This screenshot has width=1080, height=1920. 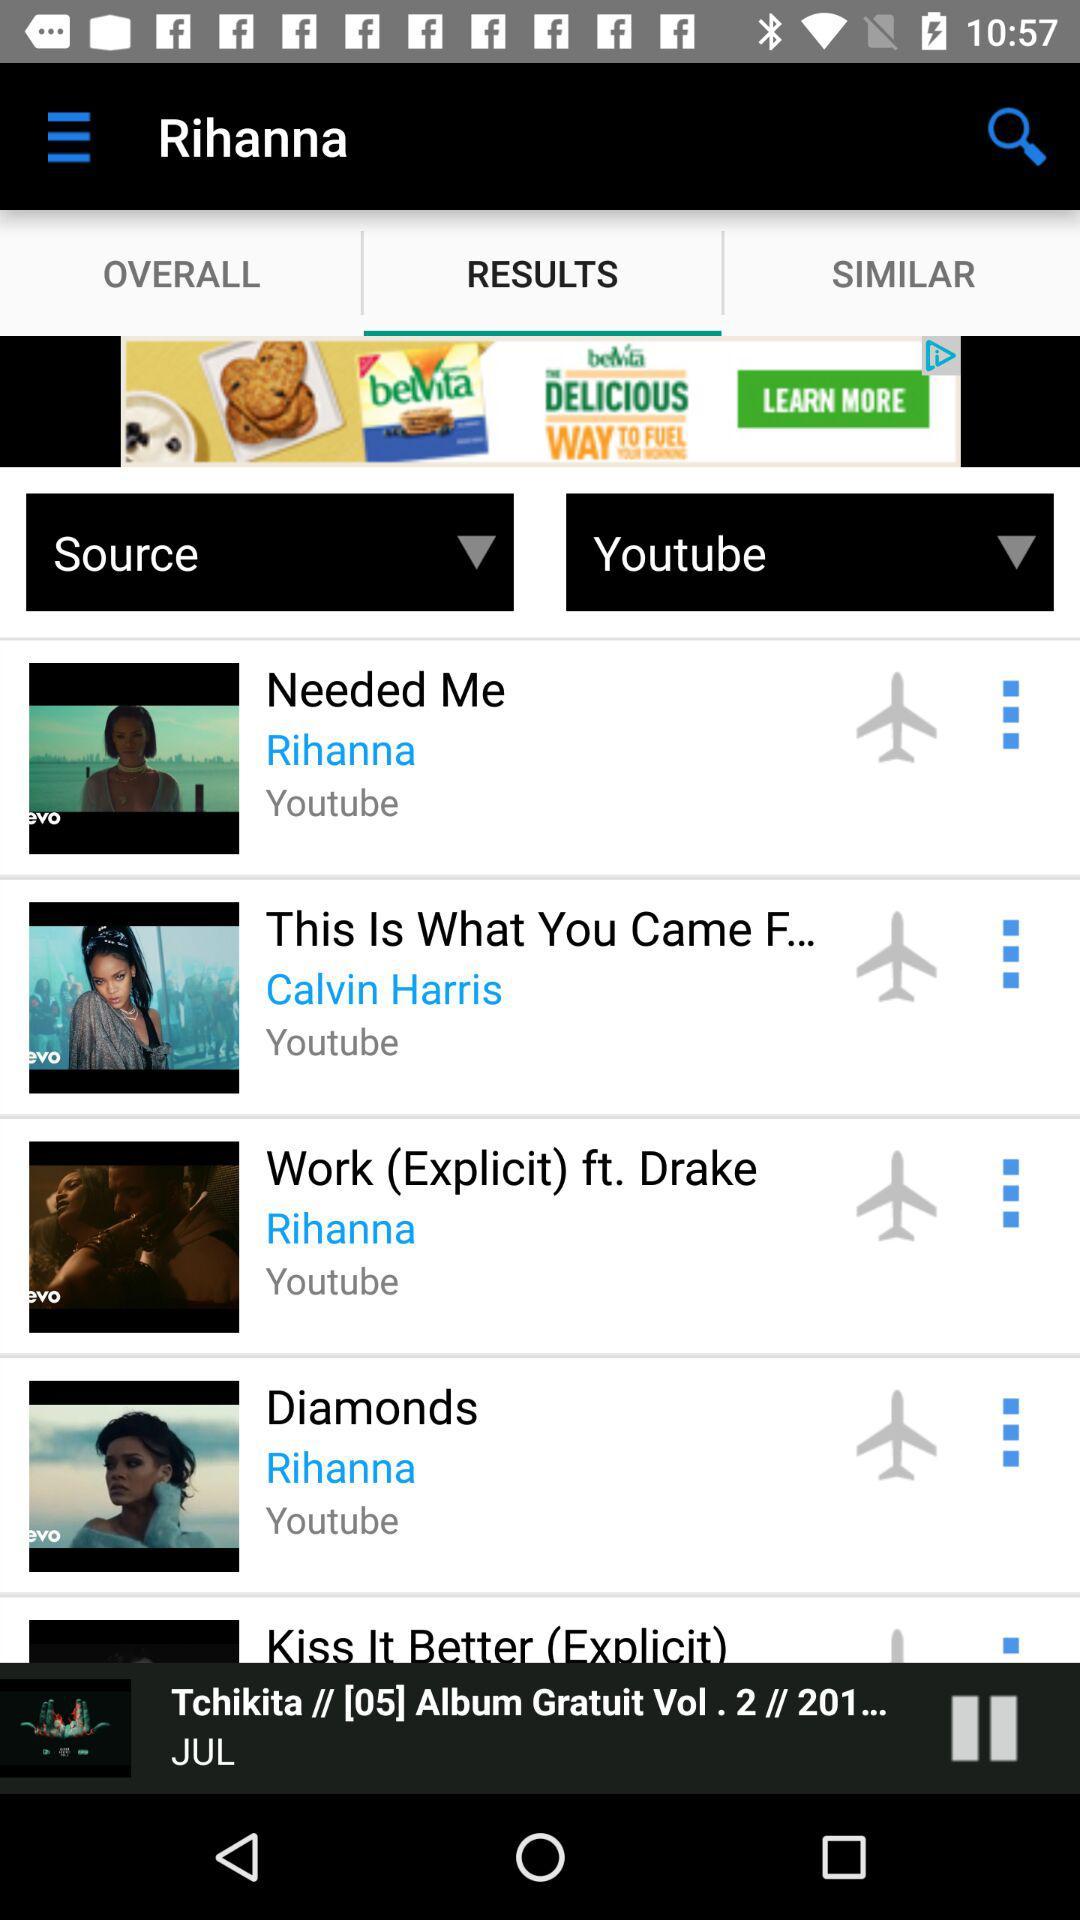 What do you see at coordinates (1008, 1429) in the screenshot?
I see `the 4th more icon` at bounding box center [1008, 1429].